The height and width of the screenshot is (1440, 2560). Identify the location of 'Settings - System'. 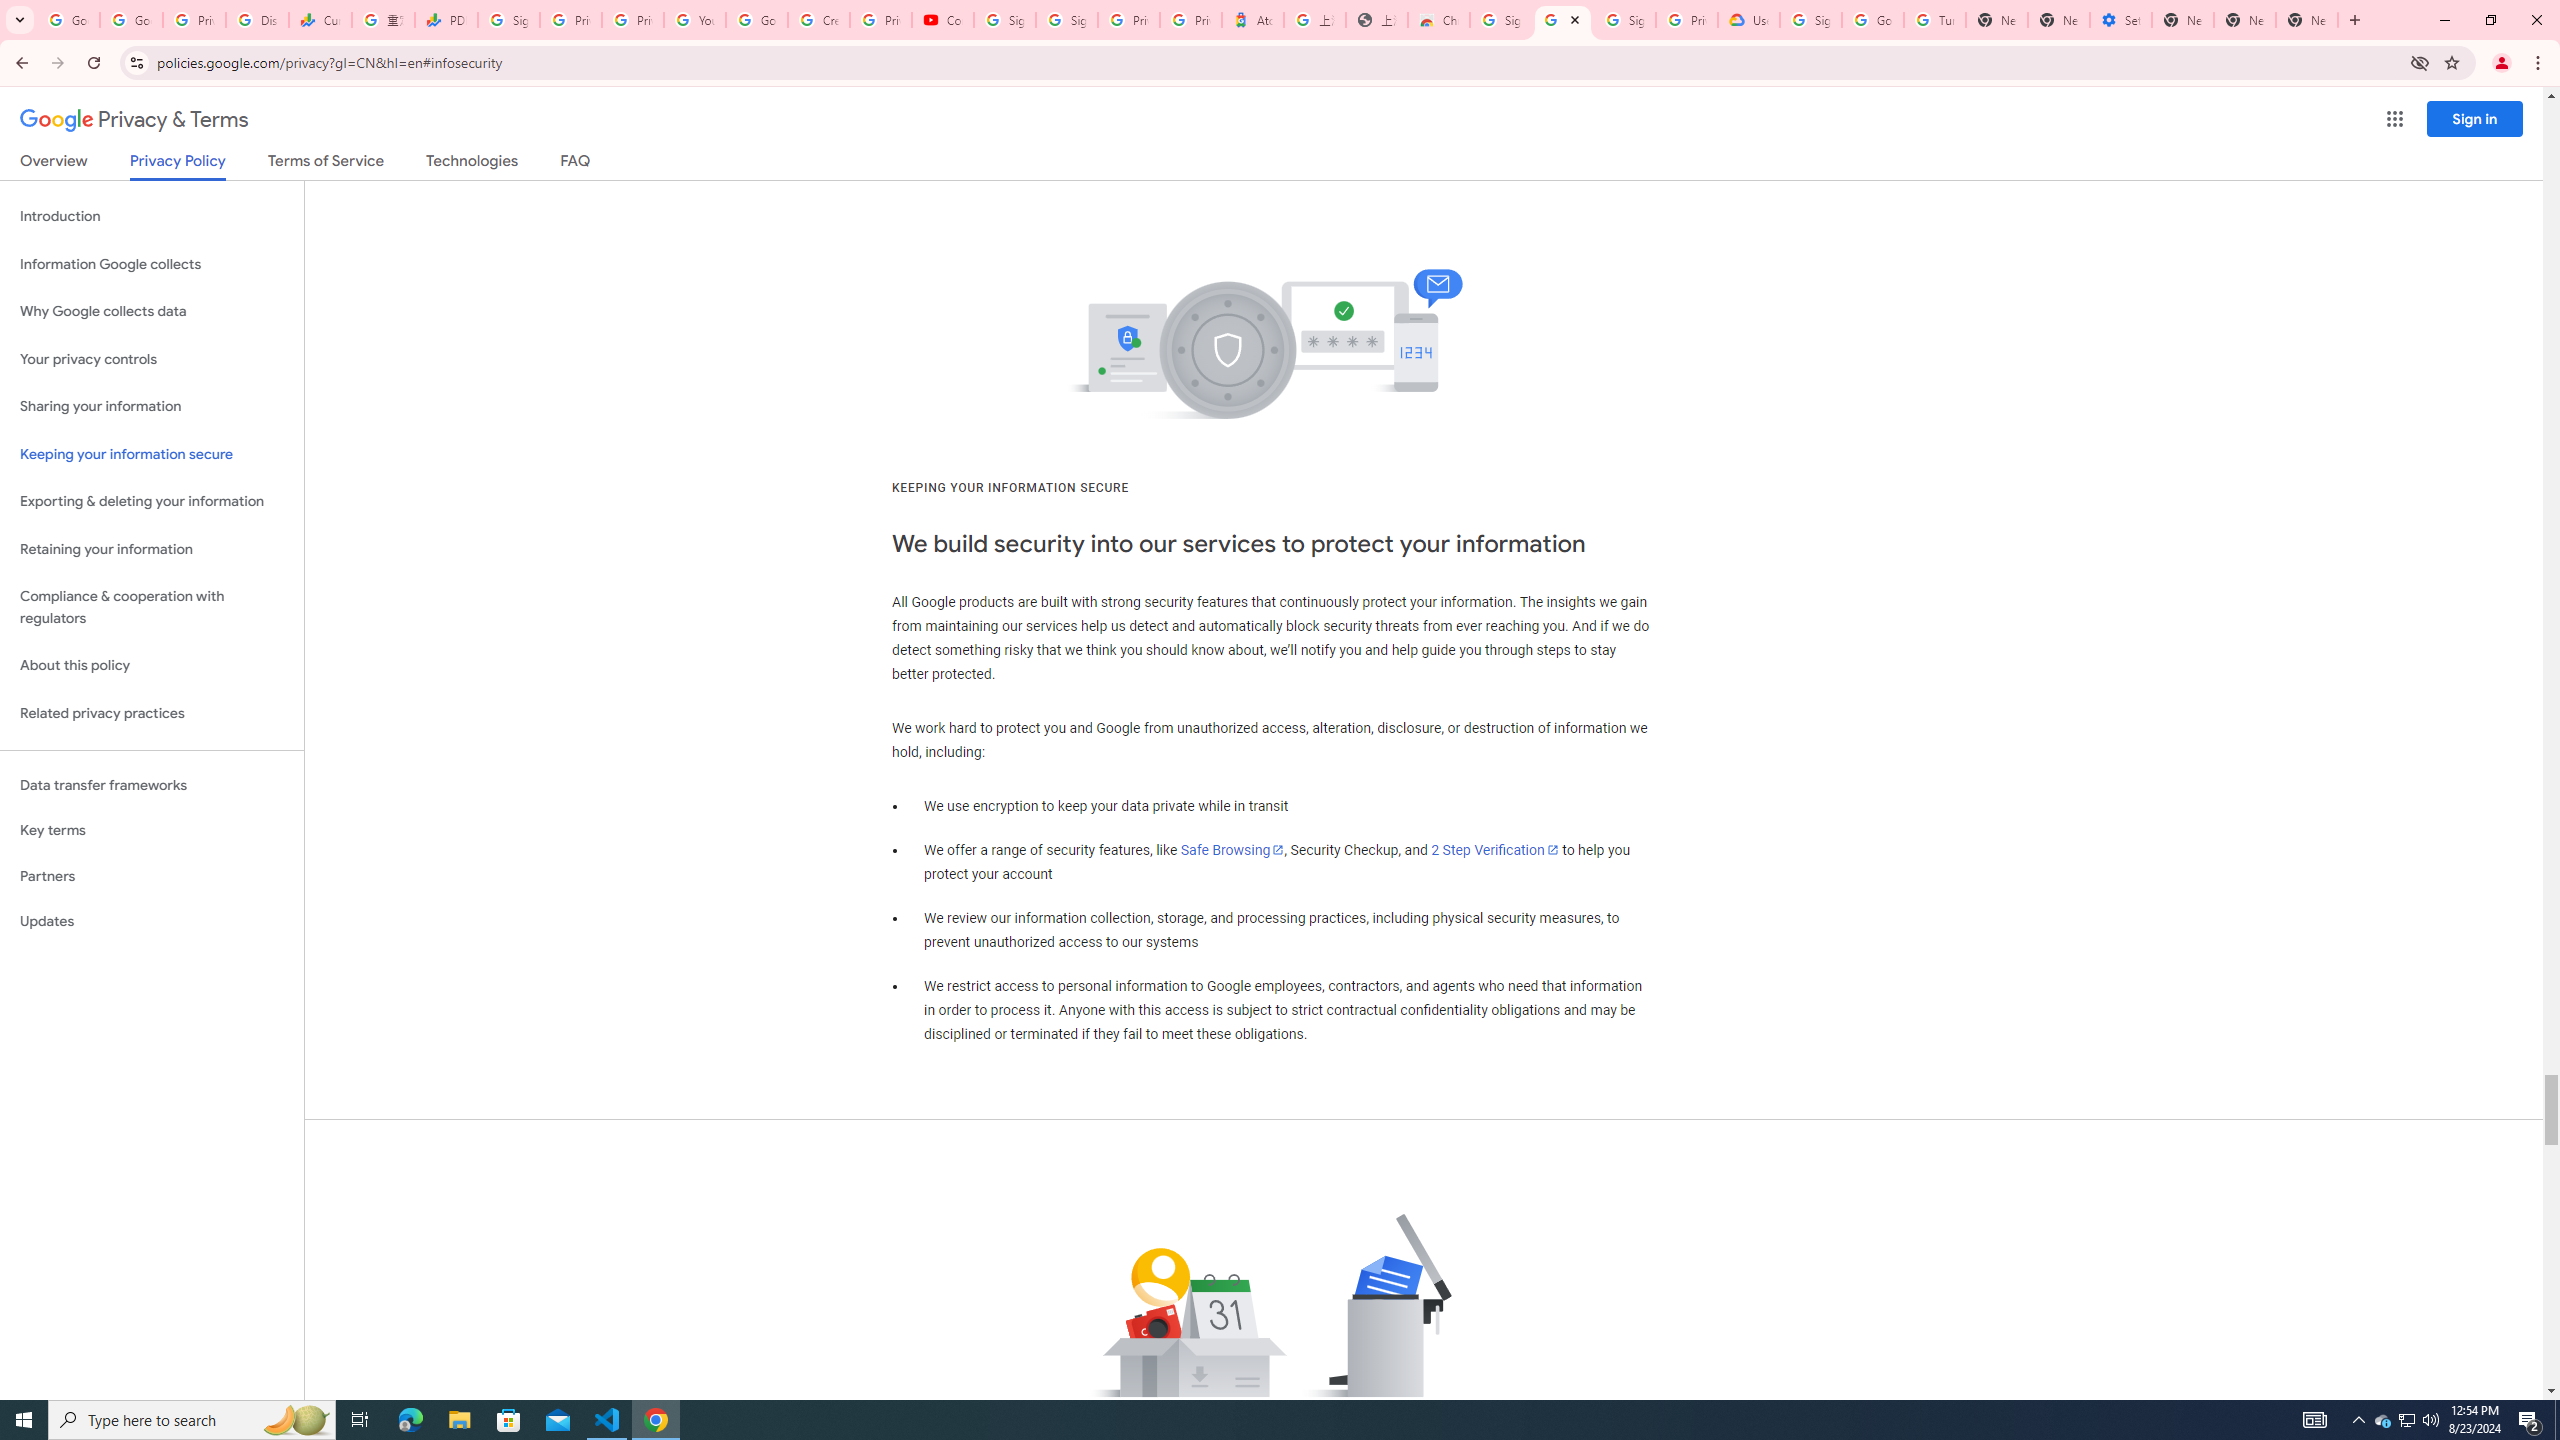
(2119, 19).